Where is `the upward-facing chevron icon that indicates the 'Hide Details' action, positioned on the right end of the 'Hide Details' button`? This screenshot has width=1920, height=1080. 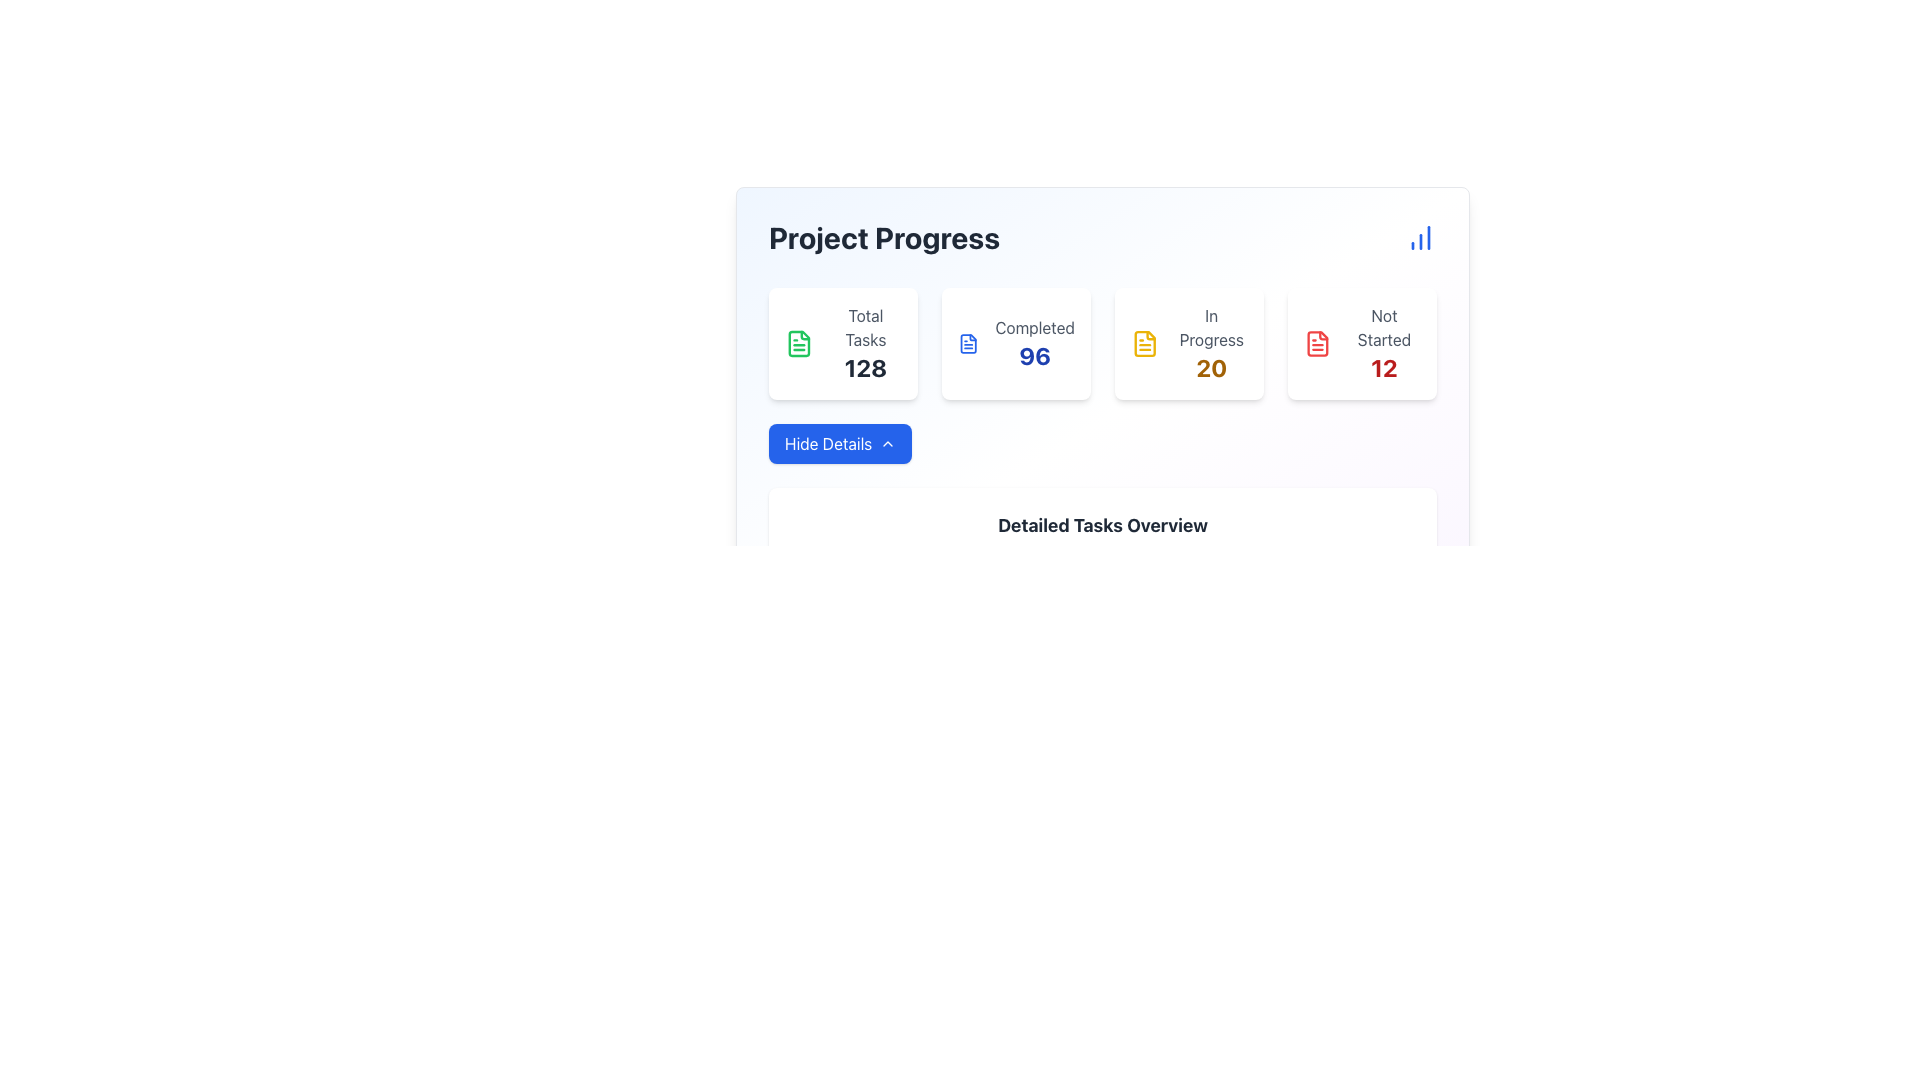
the upward-facing chevron icon that indicates the 'Hide Details' action, positioned on the right end of the 'Hide Details' button is located at coordinates (887, 442).